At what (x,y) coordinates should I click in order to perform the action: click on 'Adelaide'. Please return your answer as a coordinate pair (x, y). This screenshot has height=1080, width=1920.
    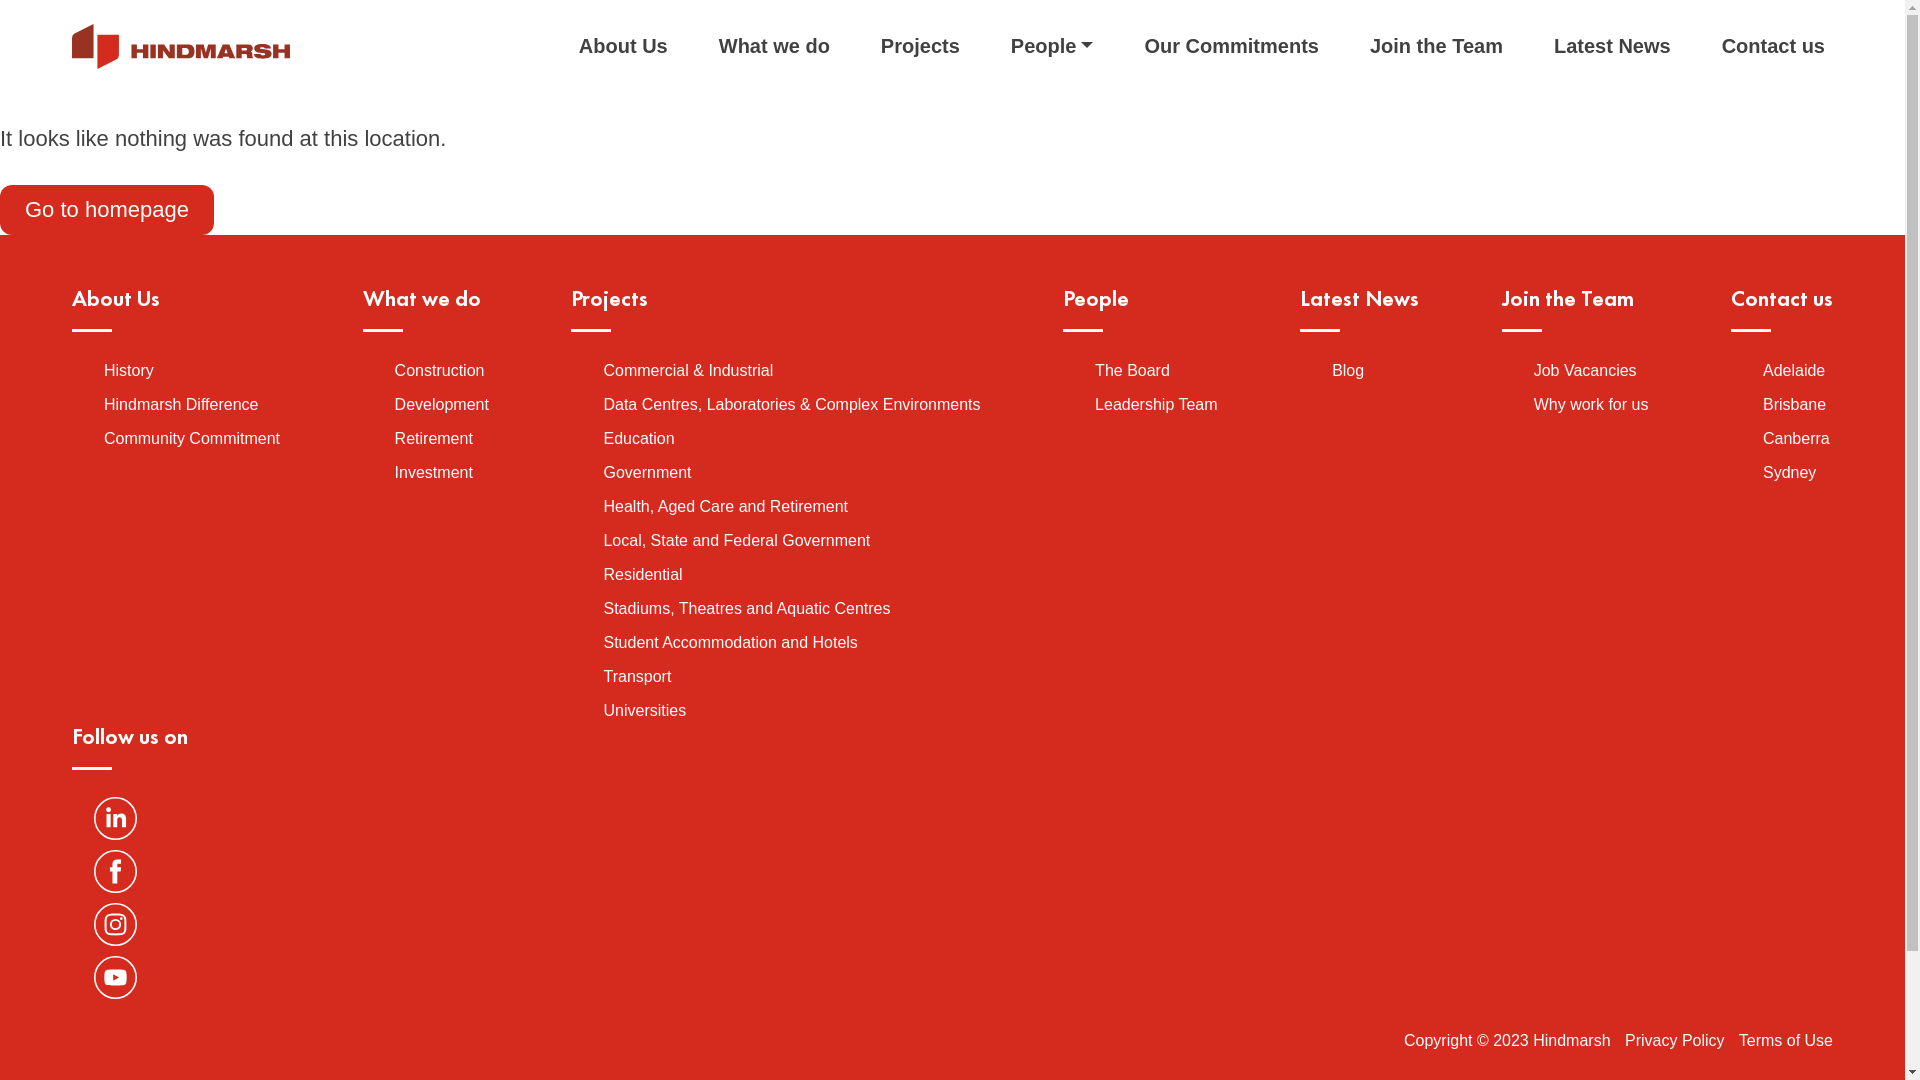
    Looking at the image, I should click on (1762, 370).